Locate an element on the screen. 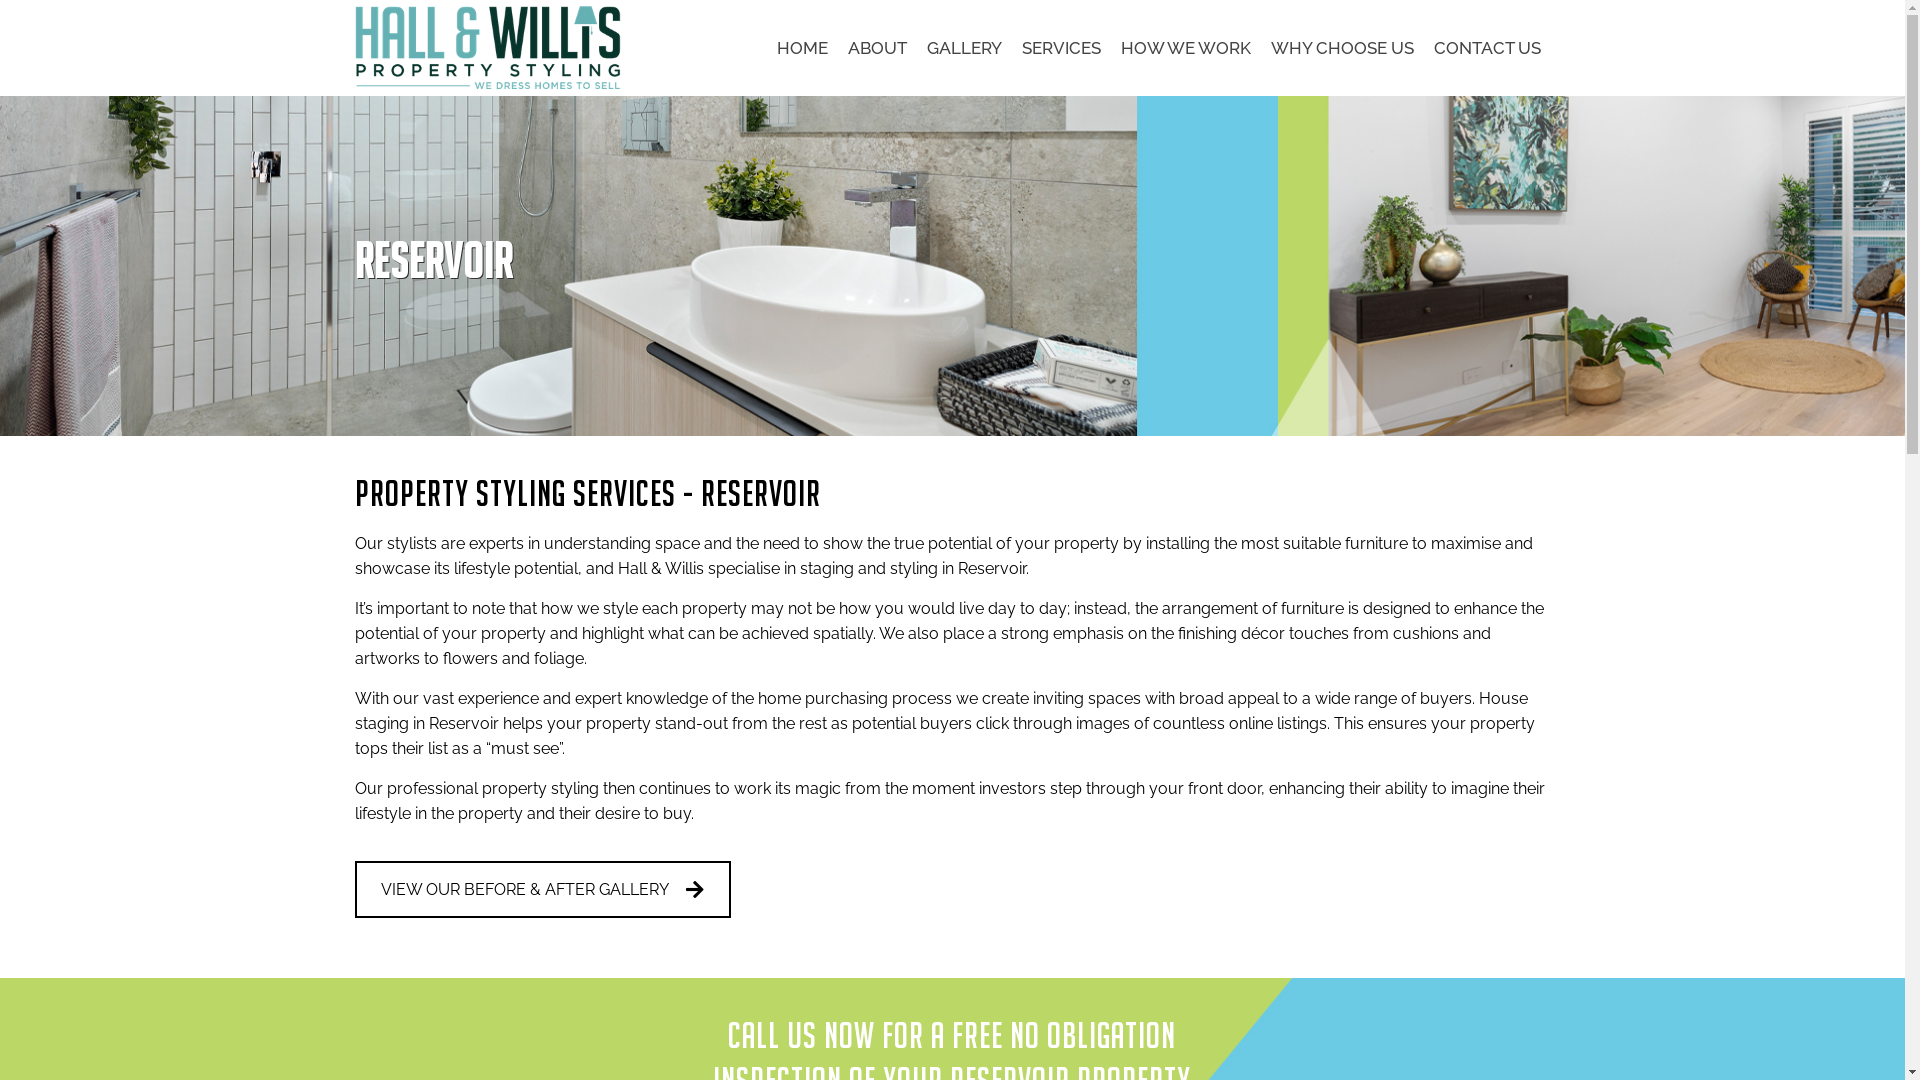 The image size is (1920, 1080). 'ABOUT' is located at coordinates (877, 46).